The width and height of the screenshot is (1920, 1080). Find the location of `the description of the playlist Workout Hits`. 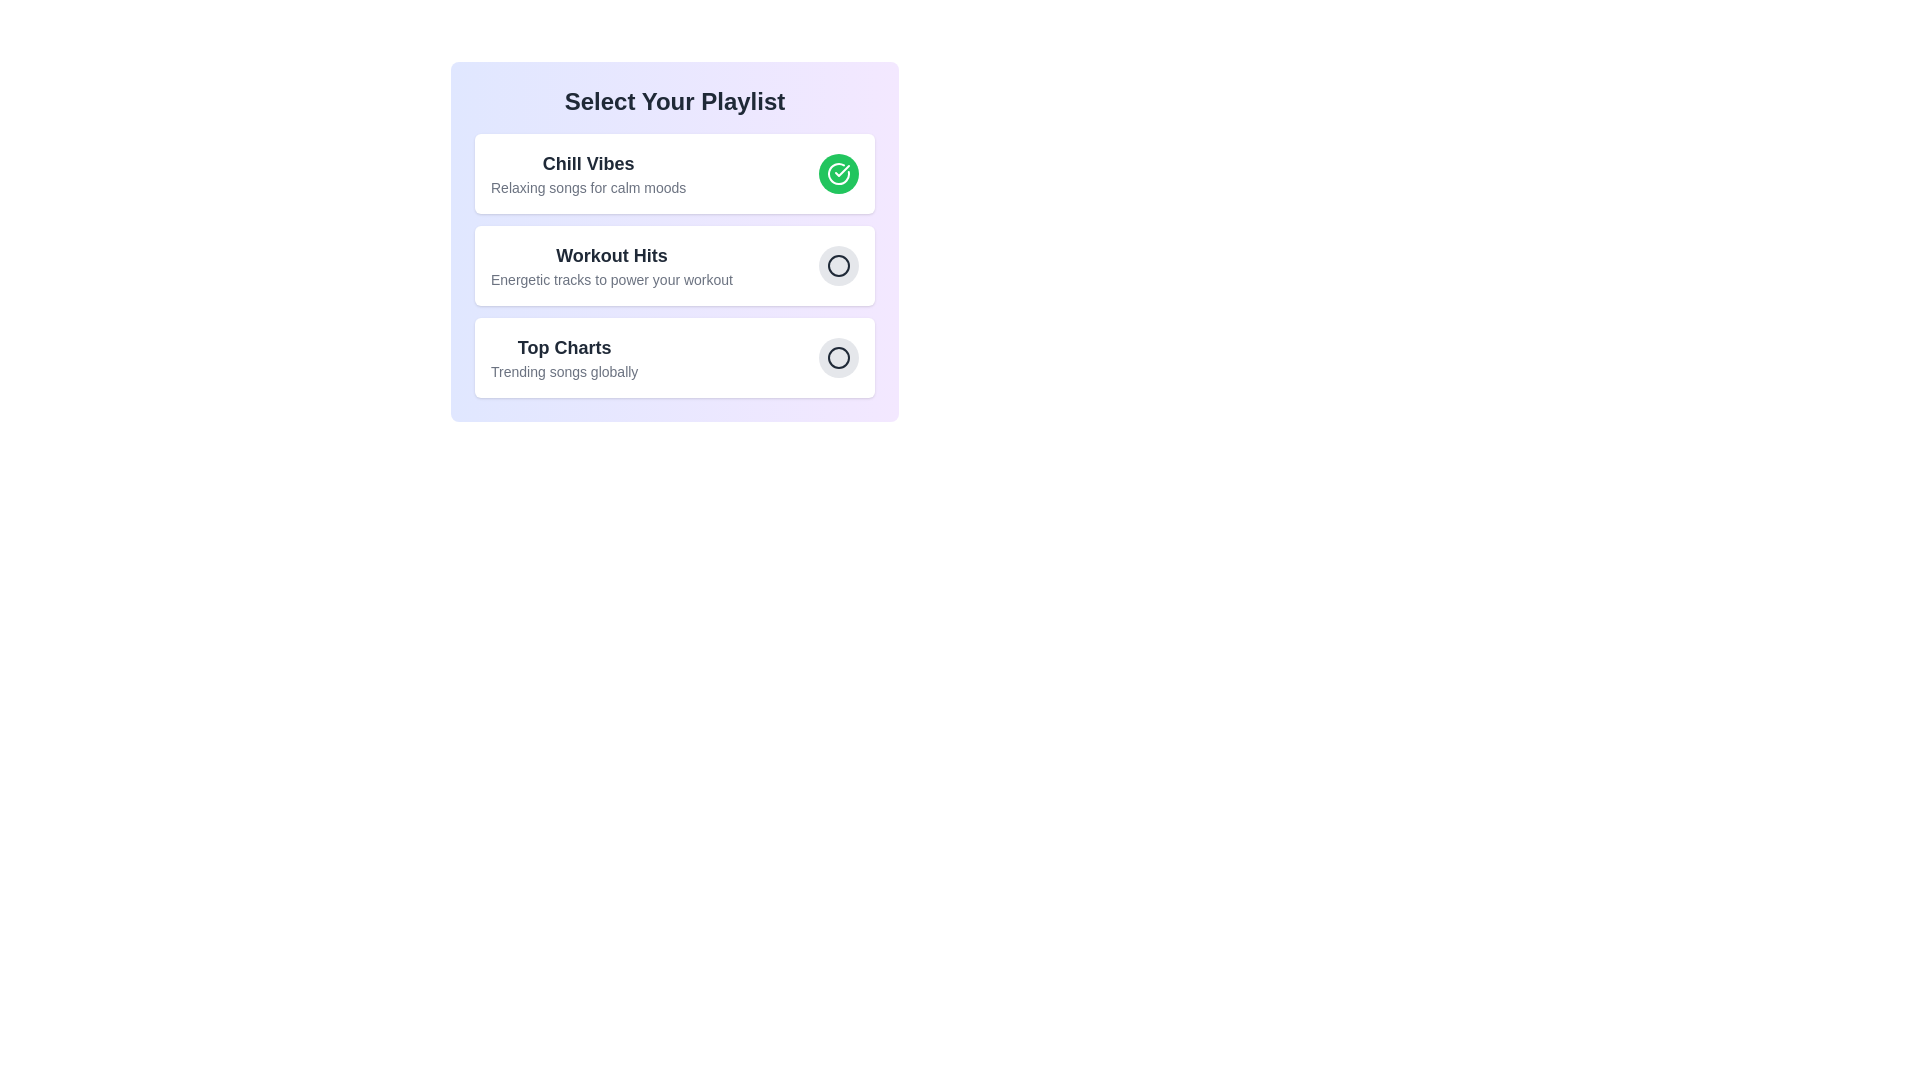

the description of the playlist Workout Hits is located at coordinates (610, 280).